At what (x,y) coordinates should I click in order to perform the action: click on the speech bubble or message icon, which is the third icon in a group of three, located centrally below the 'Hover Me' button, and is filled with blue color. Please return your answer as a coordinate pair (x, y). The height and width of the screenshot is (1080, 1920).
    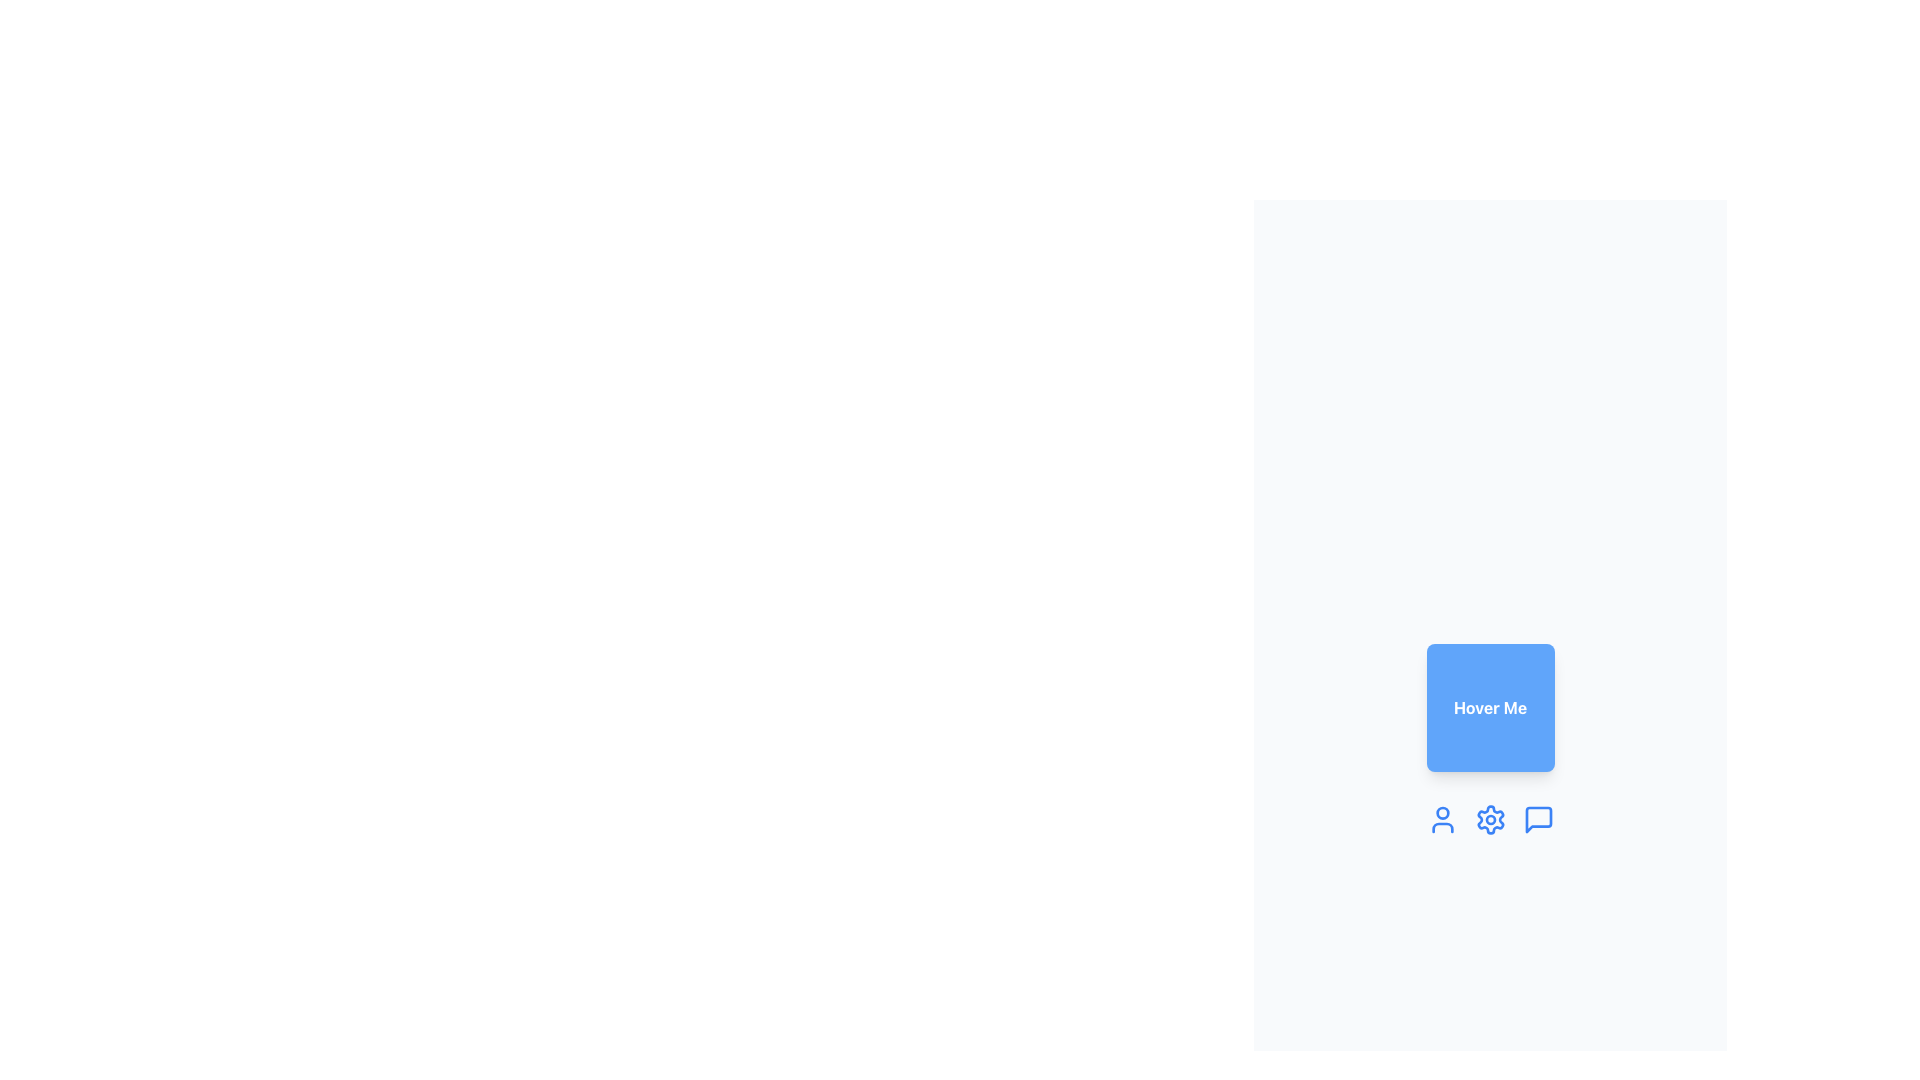
    Looking at the image, I should click on (1537, 820).